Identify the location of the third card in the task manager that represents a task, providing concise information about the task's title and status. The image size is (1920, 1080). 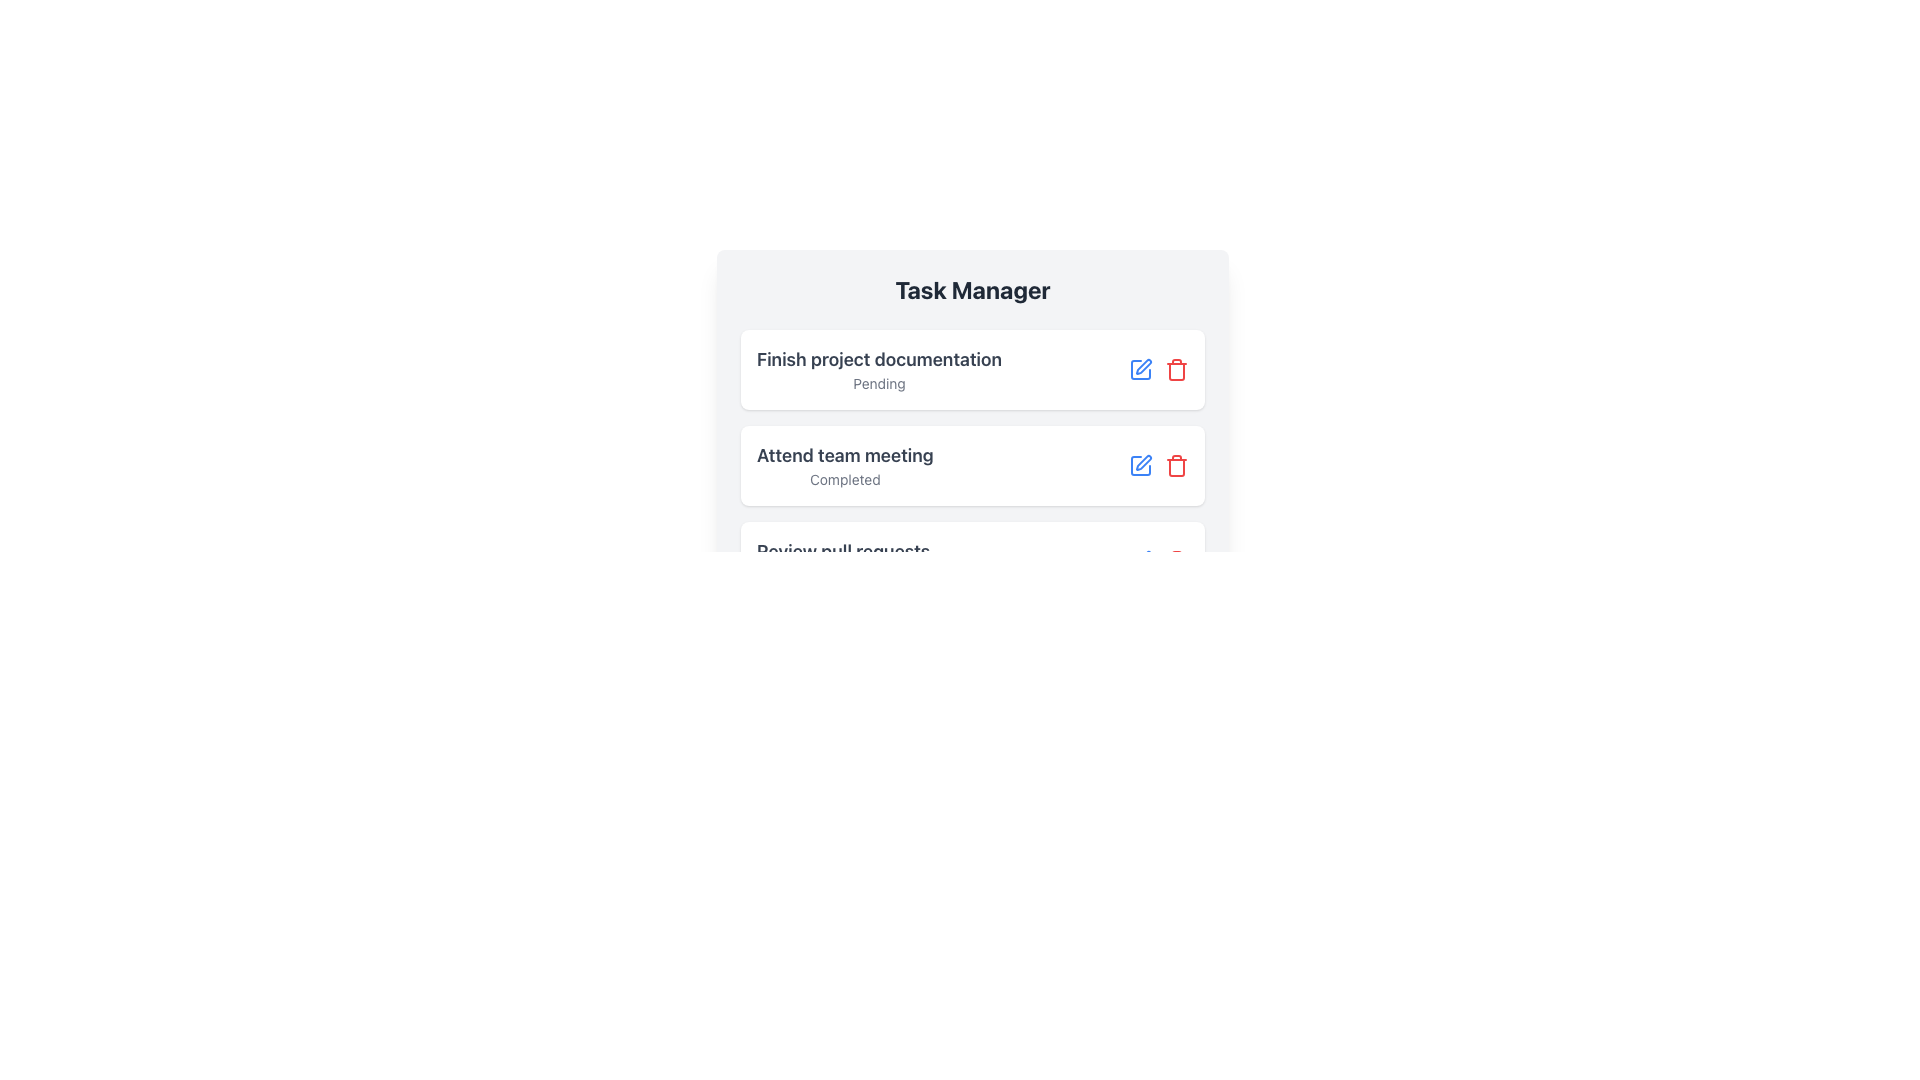
(973, 562).